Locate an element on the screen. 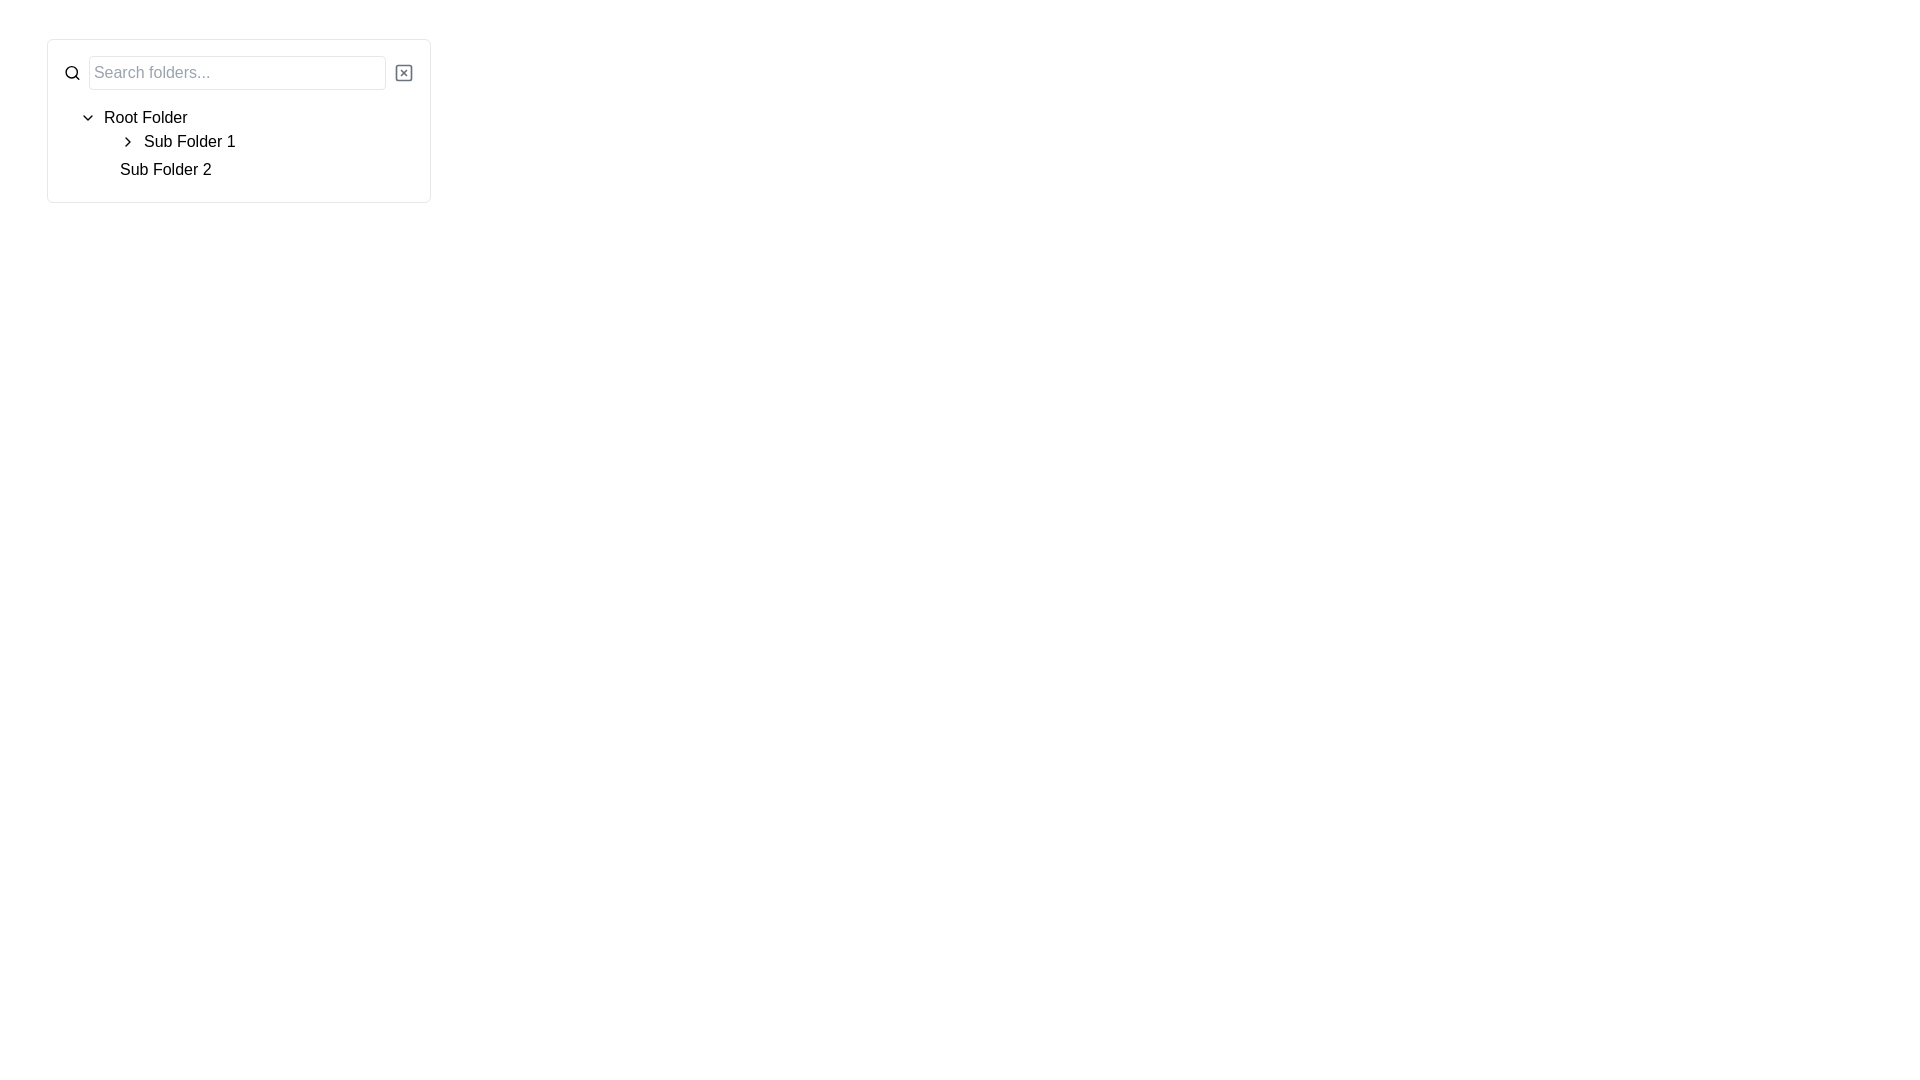 This screenshot has height=1080, width=1920. the collapsible folder tree panel located is located at coordinates (239, 120).